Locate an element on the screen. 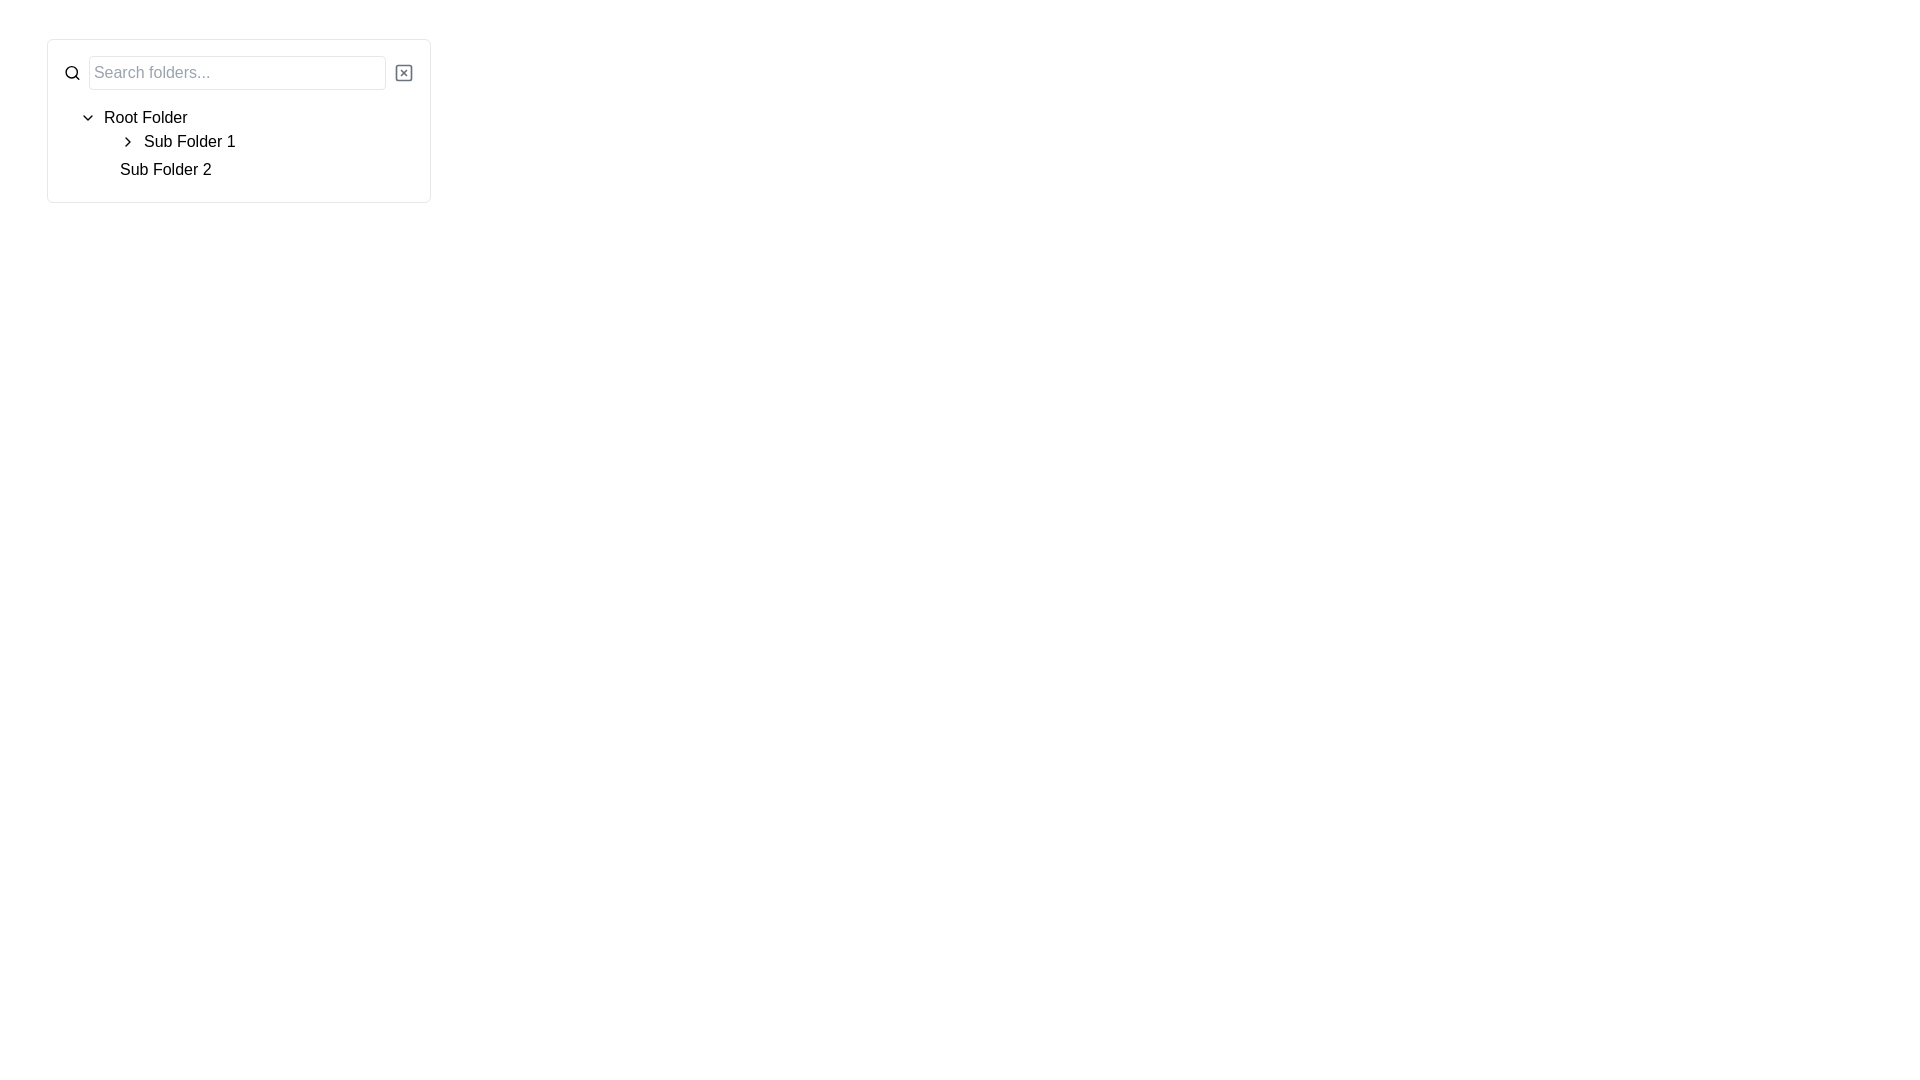 This screenshot has height=1080, width=1920. the collapsible folder tree panel located is located at coordinates (239, 120).